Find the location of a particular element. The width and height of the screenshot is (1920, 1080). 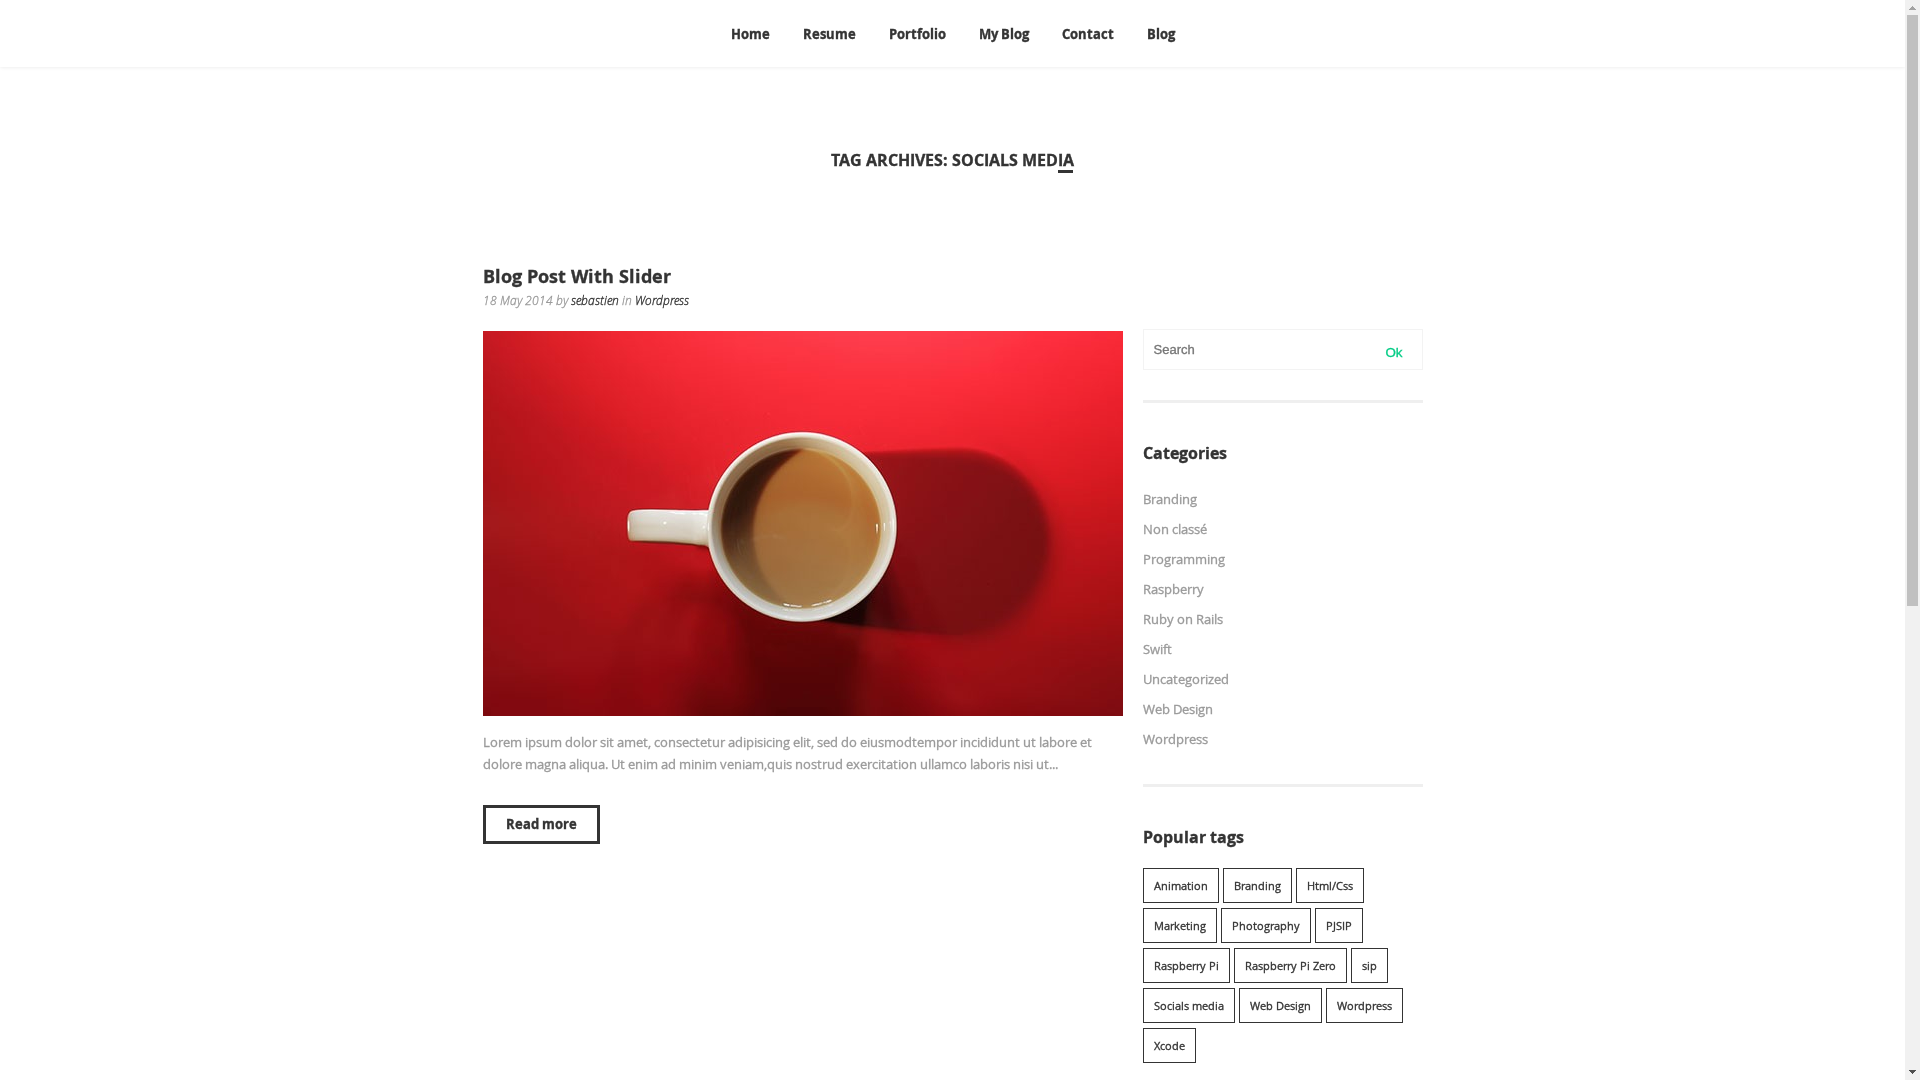

'Programming' is located at coordinates (1142, 559).